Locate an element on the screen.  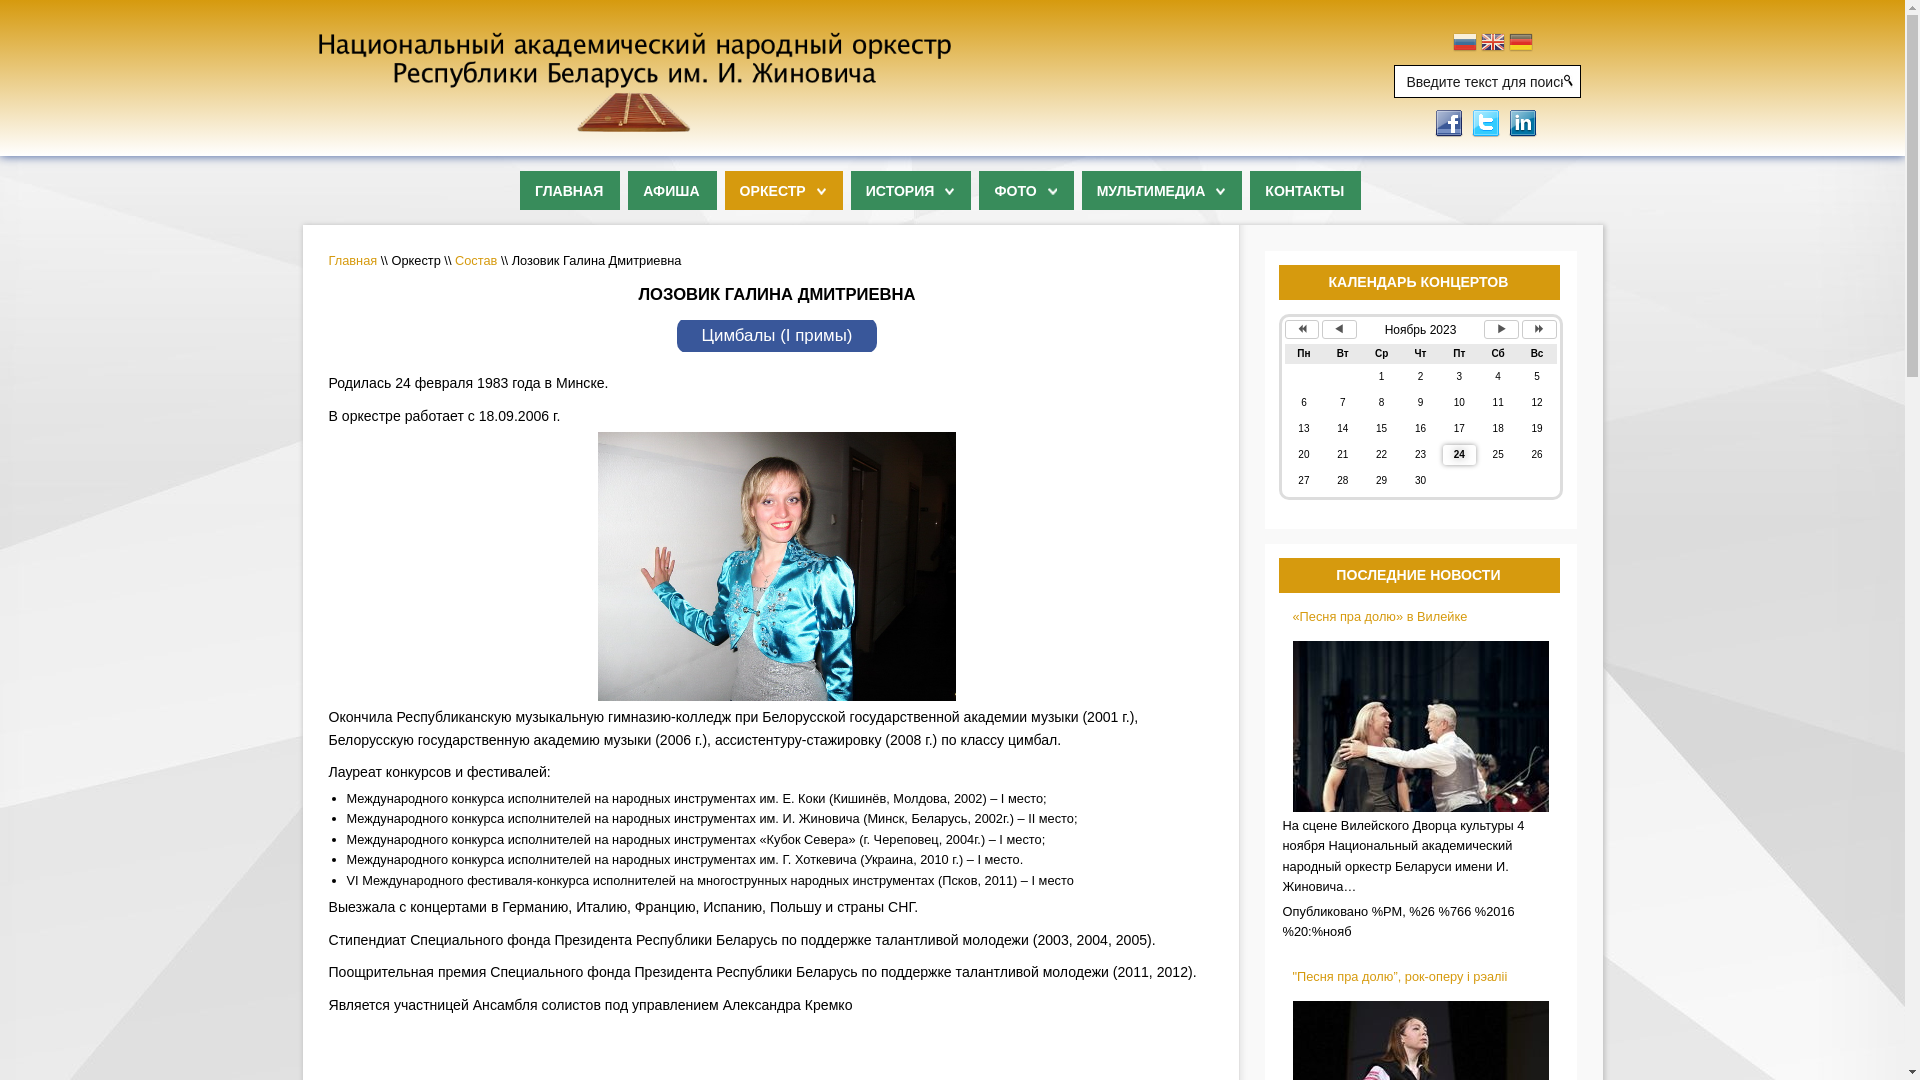
'Submit to Twitter' is located at coordinates (1469, 121).